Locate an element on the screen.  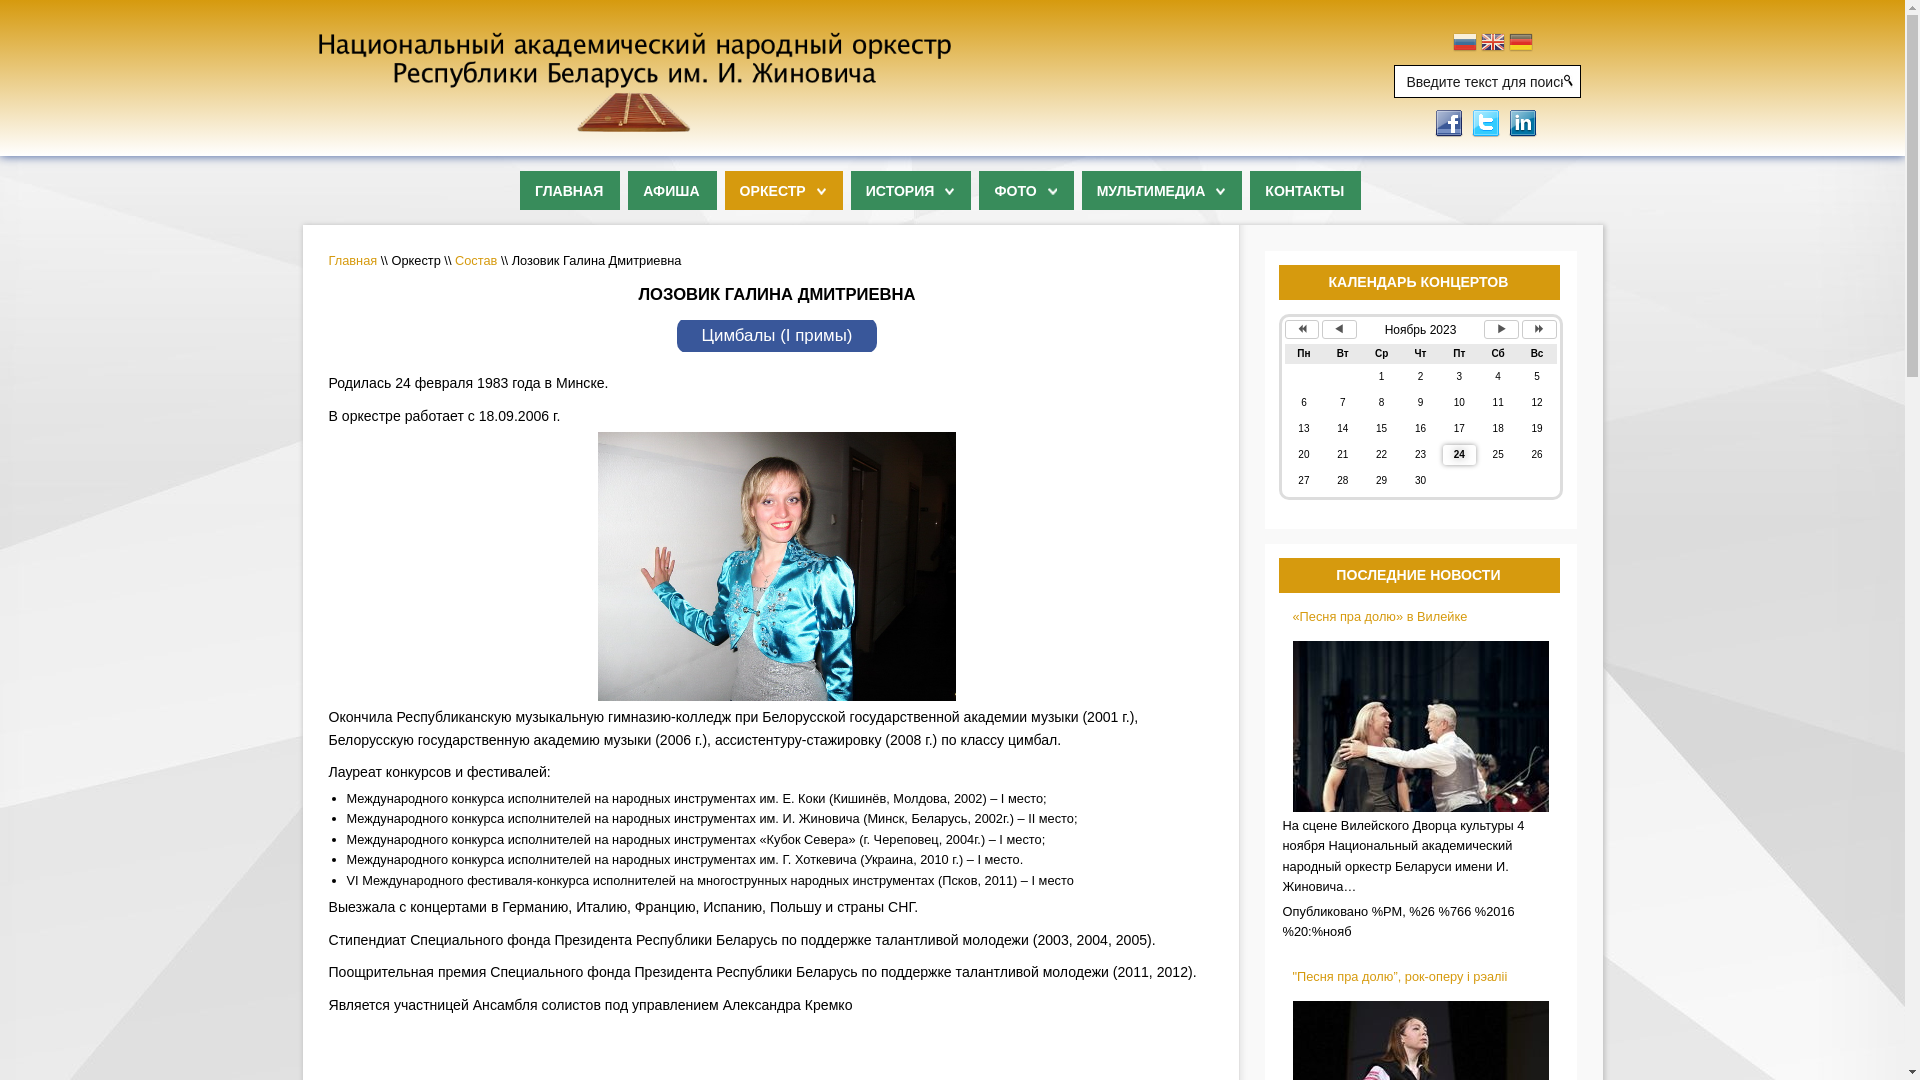
'Submit to Twitter' is located at coordinates (1469, 121).